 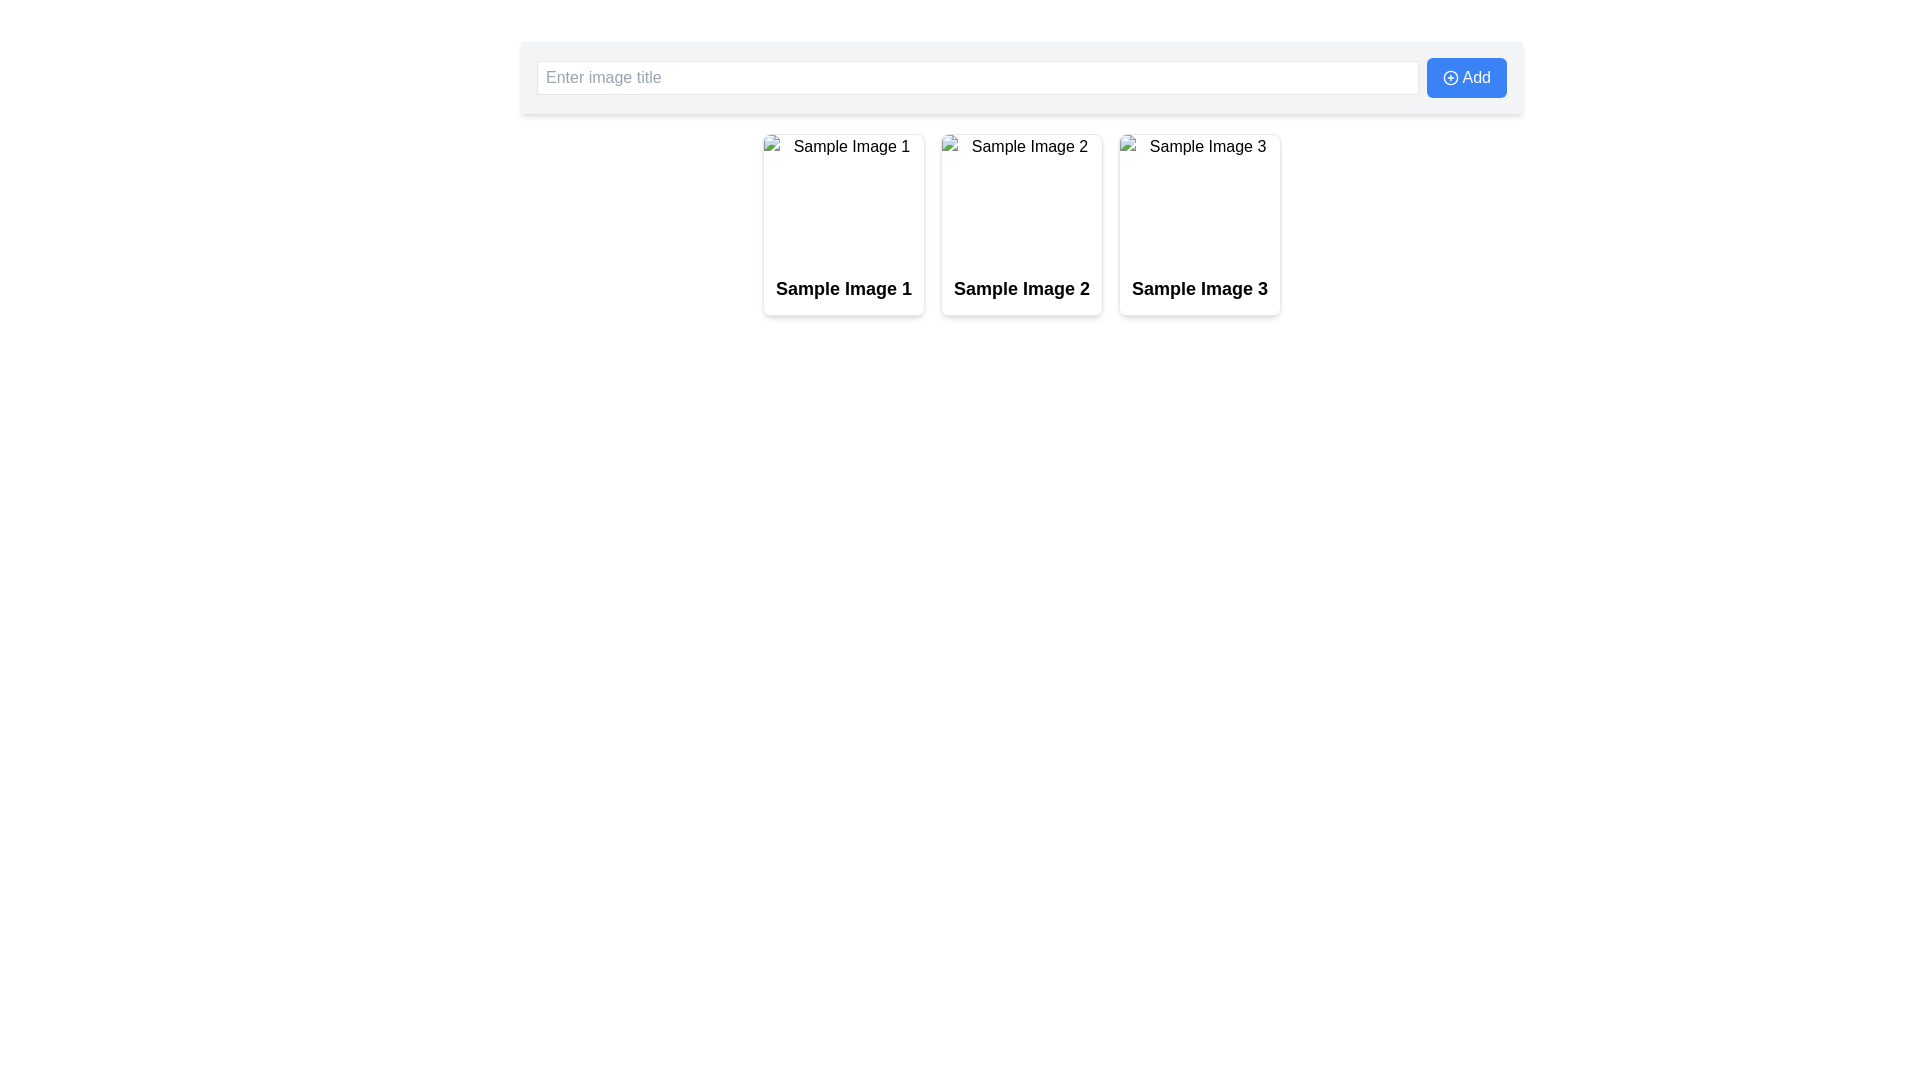 What do you see at coordinates (843, 199) in the screenshot?
I see `the placeholder image element located at the top of the card component, positioned above the text label 'Sample Image 1'` at bounding box center [843, 199].